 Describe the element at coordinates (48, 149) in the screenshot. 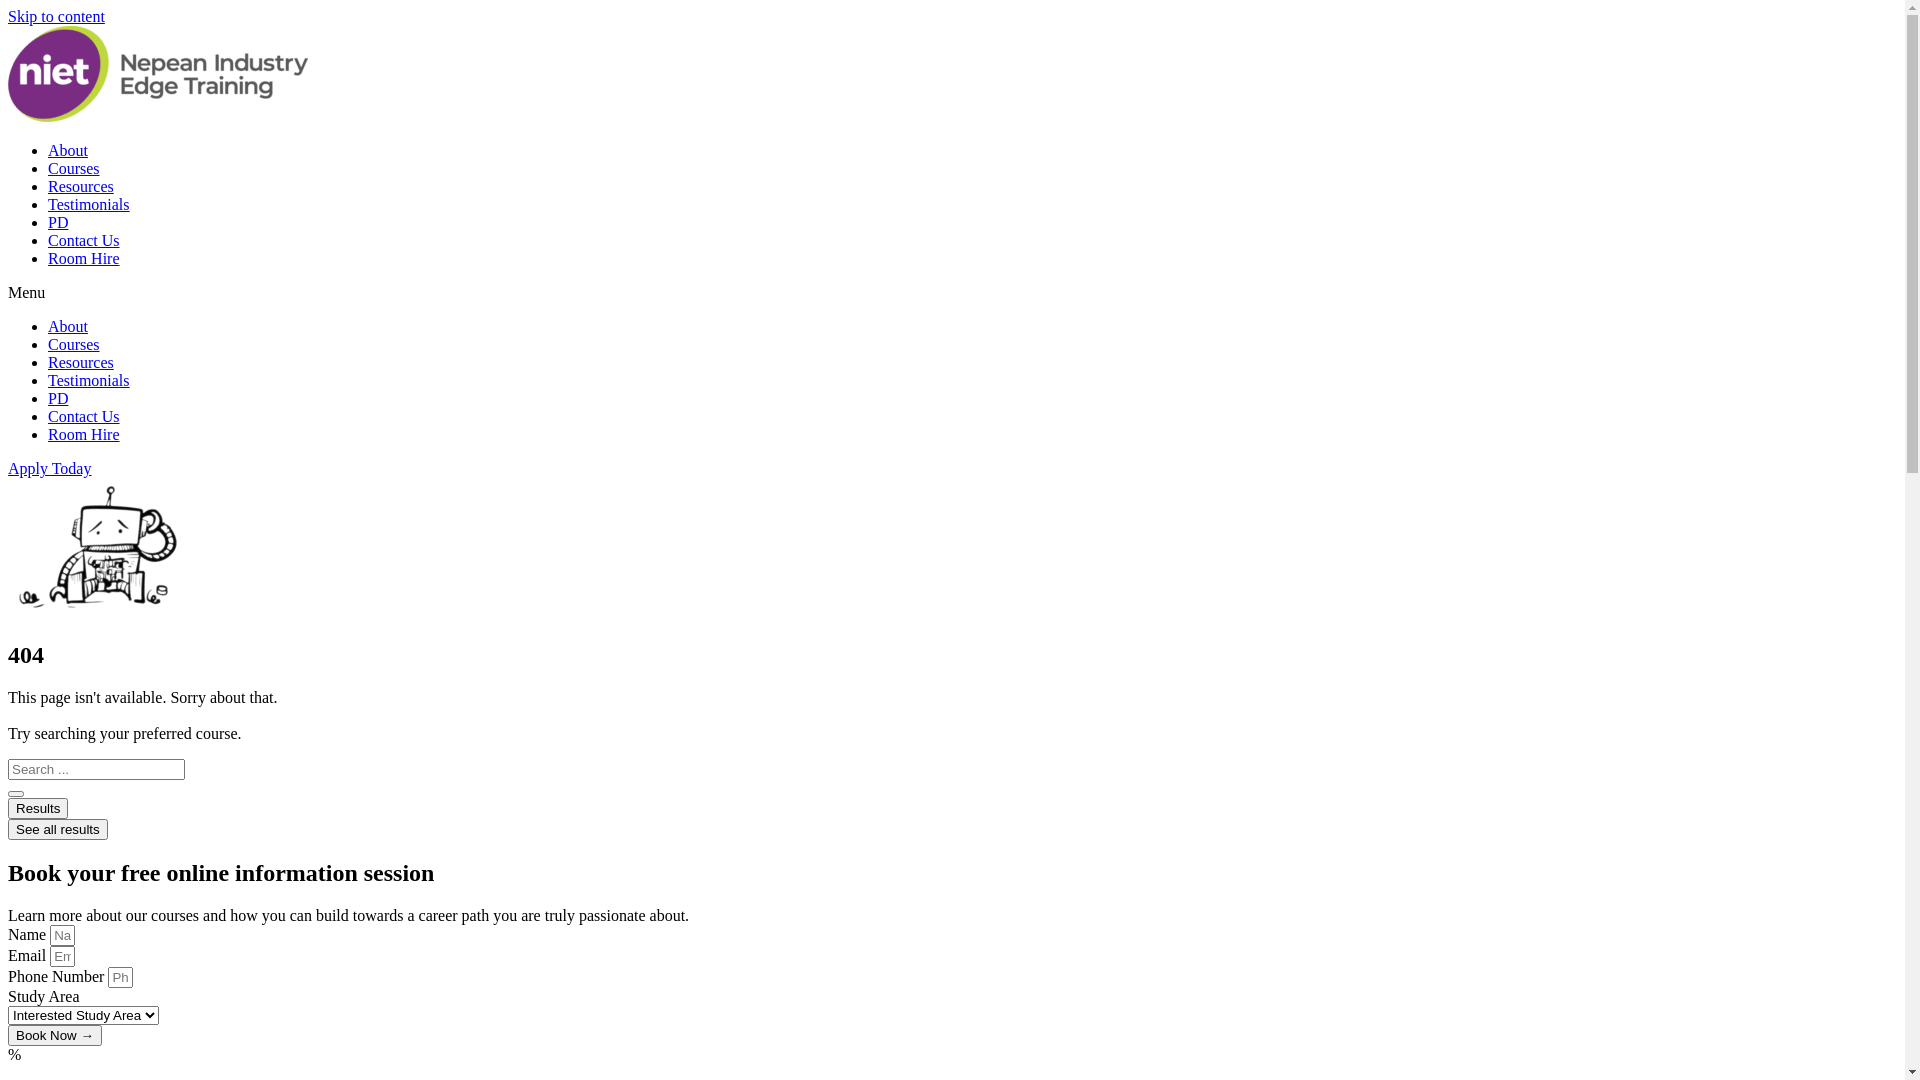

I see `'About'` at that location.